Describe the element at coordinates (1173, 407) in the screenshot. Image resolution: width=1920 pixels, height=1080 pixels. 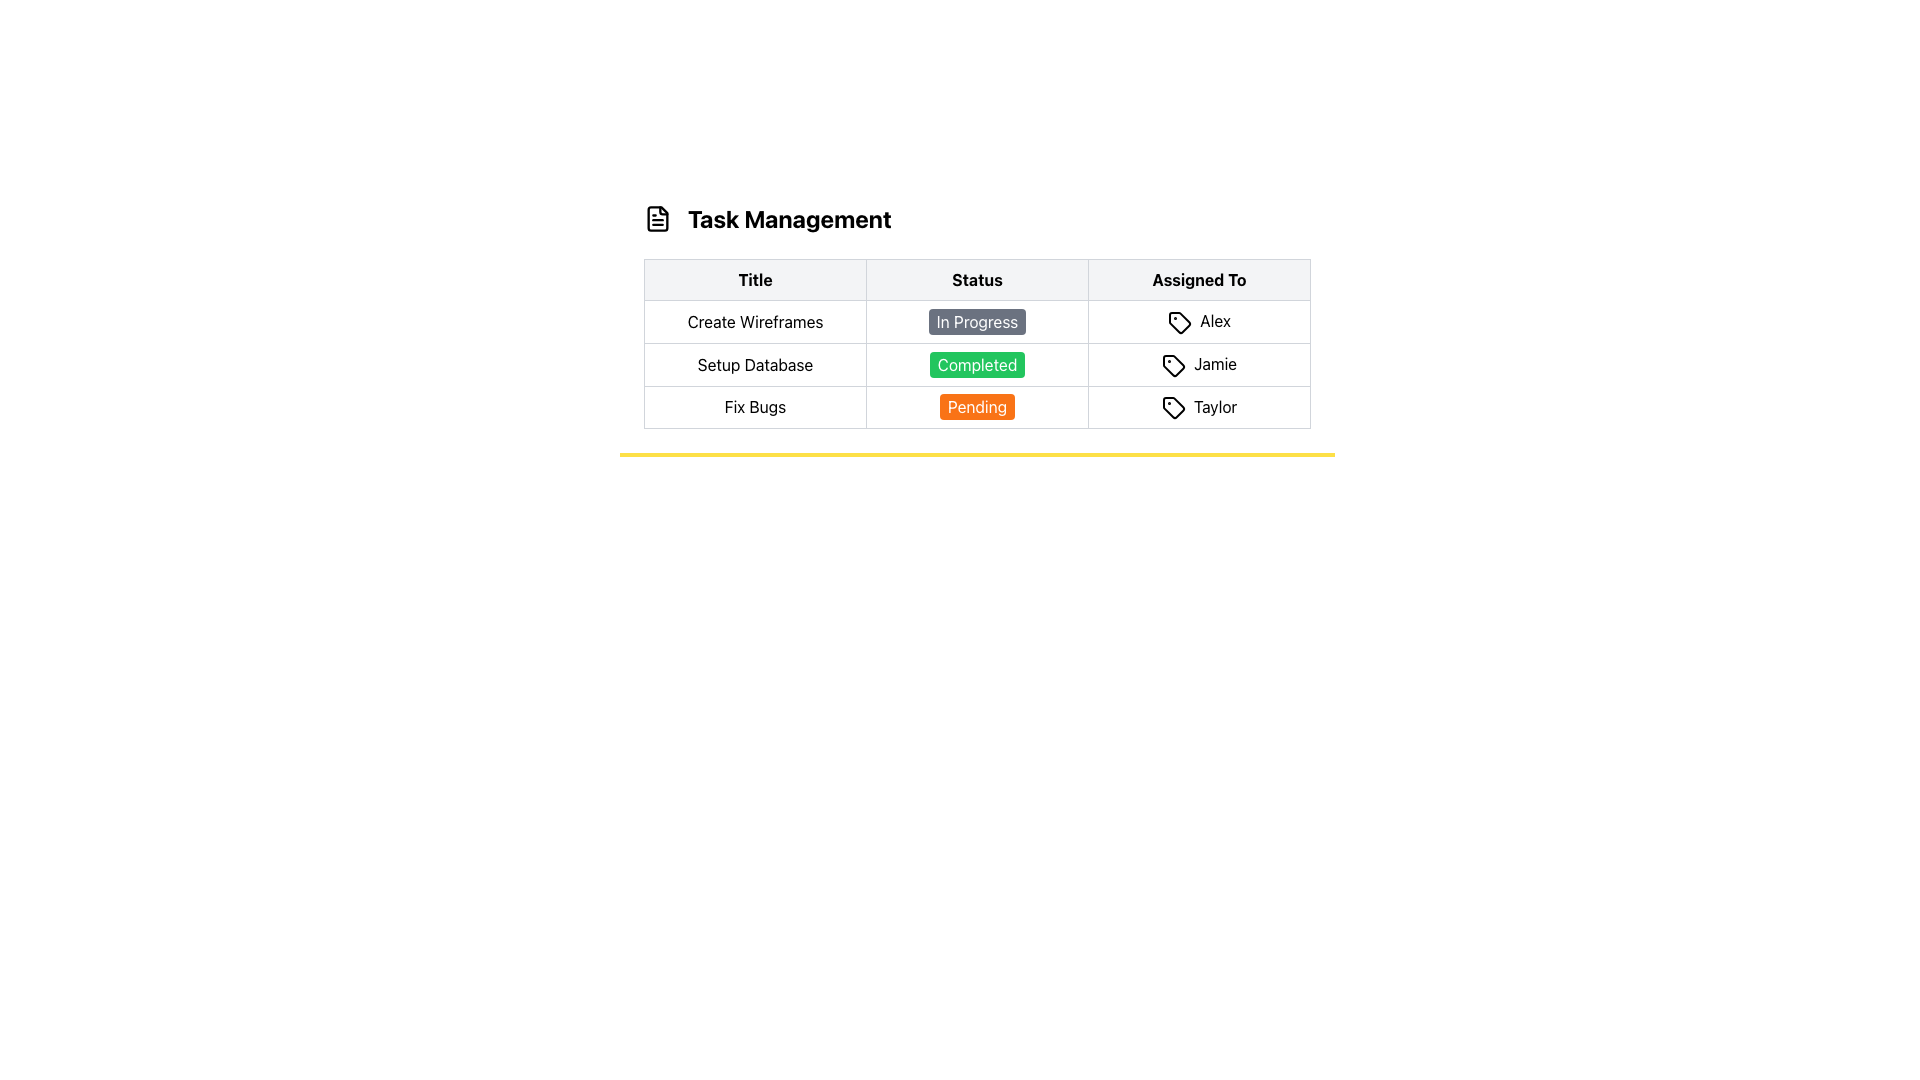
I see `the icon located in the third row of the 'Assigned To' column, which visually identifies or categorizes the assignment for 'Taylor'` at that location.